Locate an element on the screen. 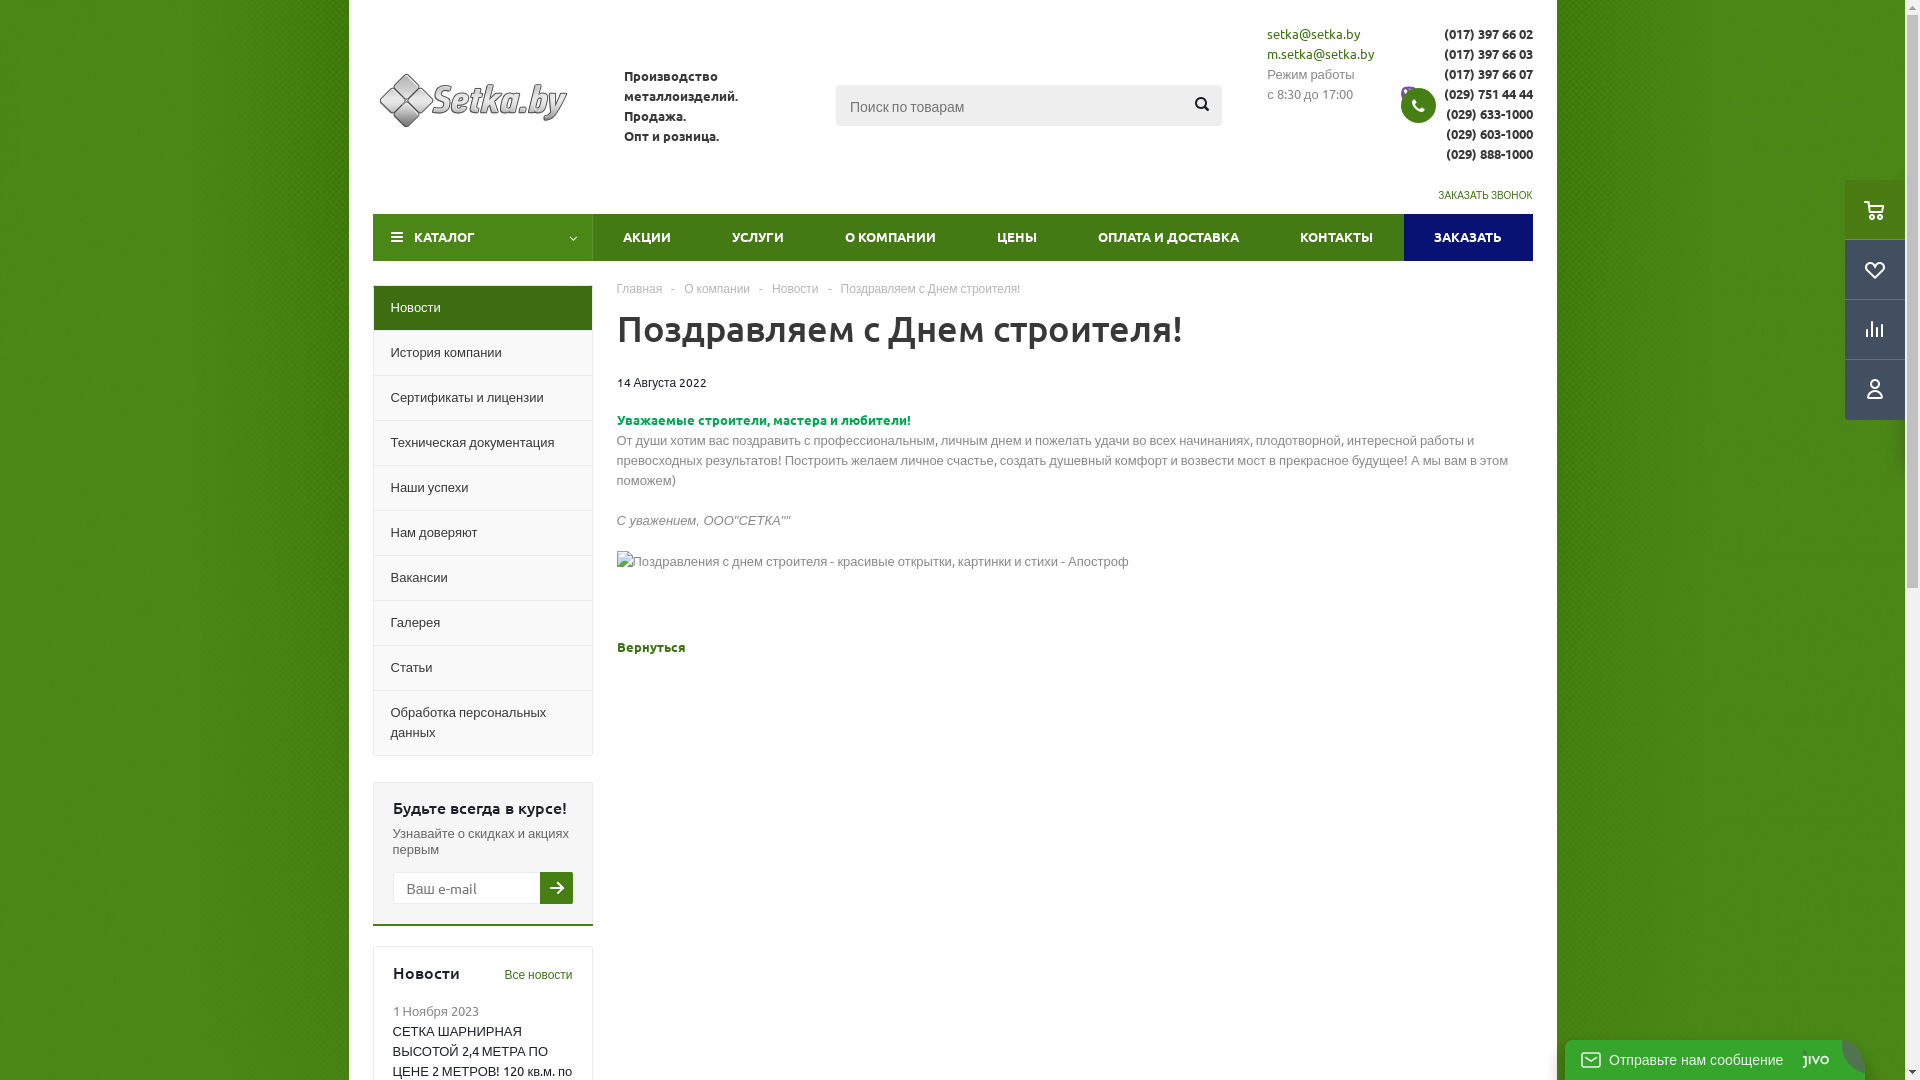 This screenshot has width=1920, height=1080. 'm.setka@setka.by' is located at coordinates (1320, 52).